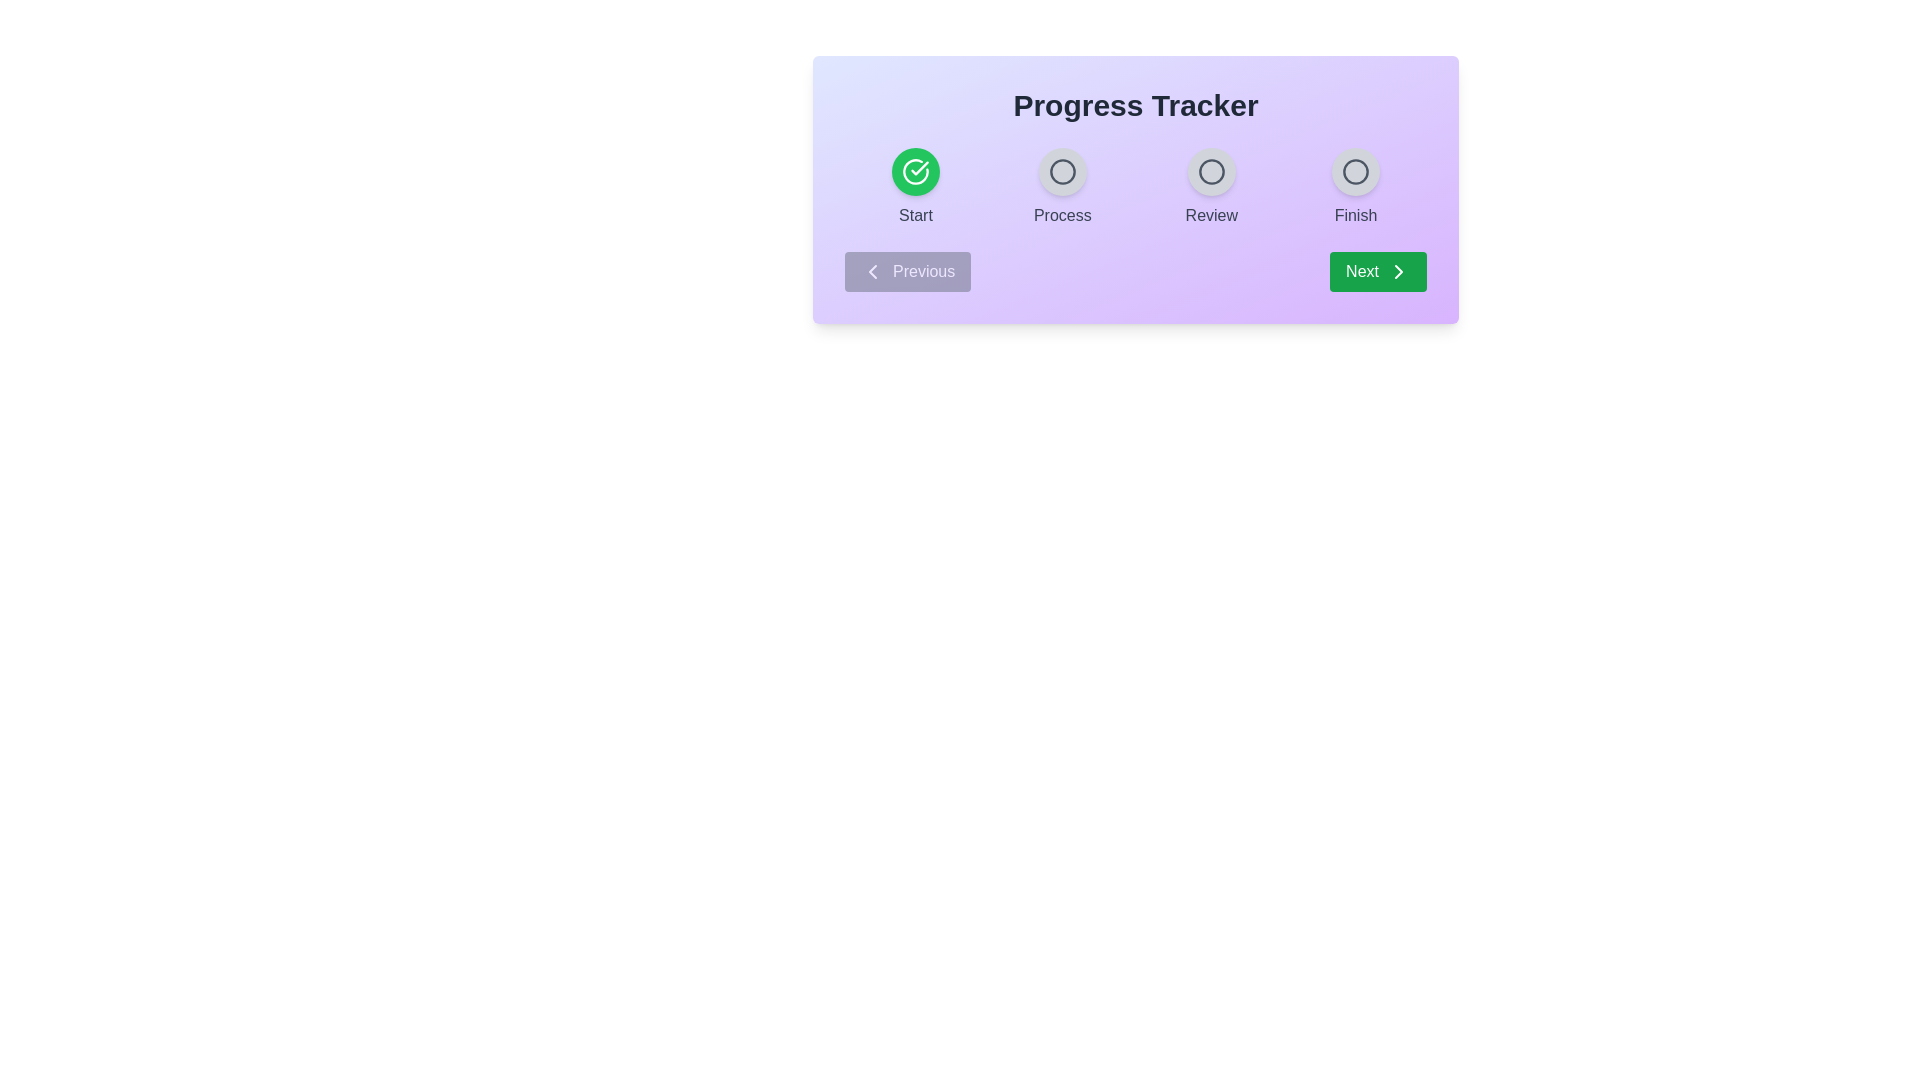  I want to click on the 'Start' status indicator, which is the first element in a sequence of progress indicators and visually represents an active or completed step with a green color and check mark, so click(915, 188).